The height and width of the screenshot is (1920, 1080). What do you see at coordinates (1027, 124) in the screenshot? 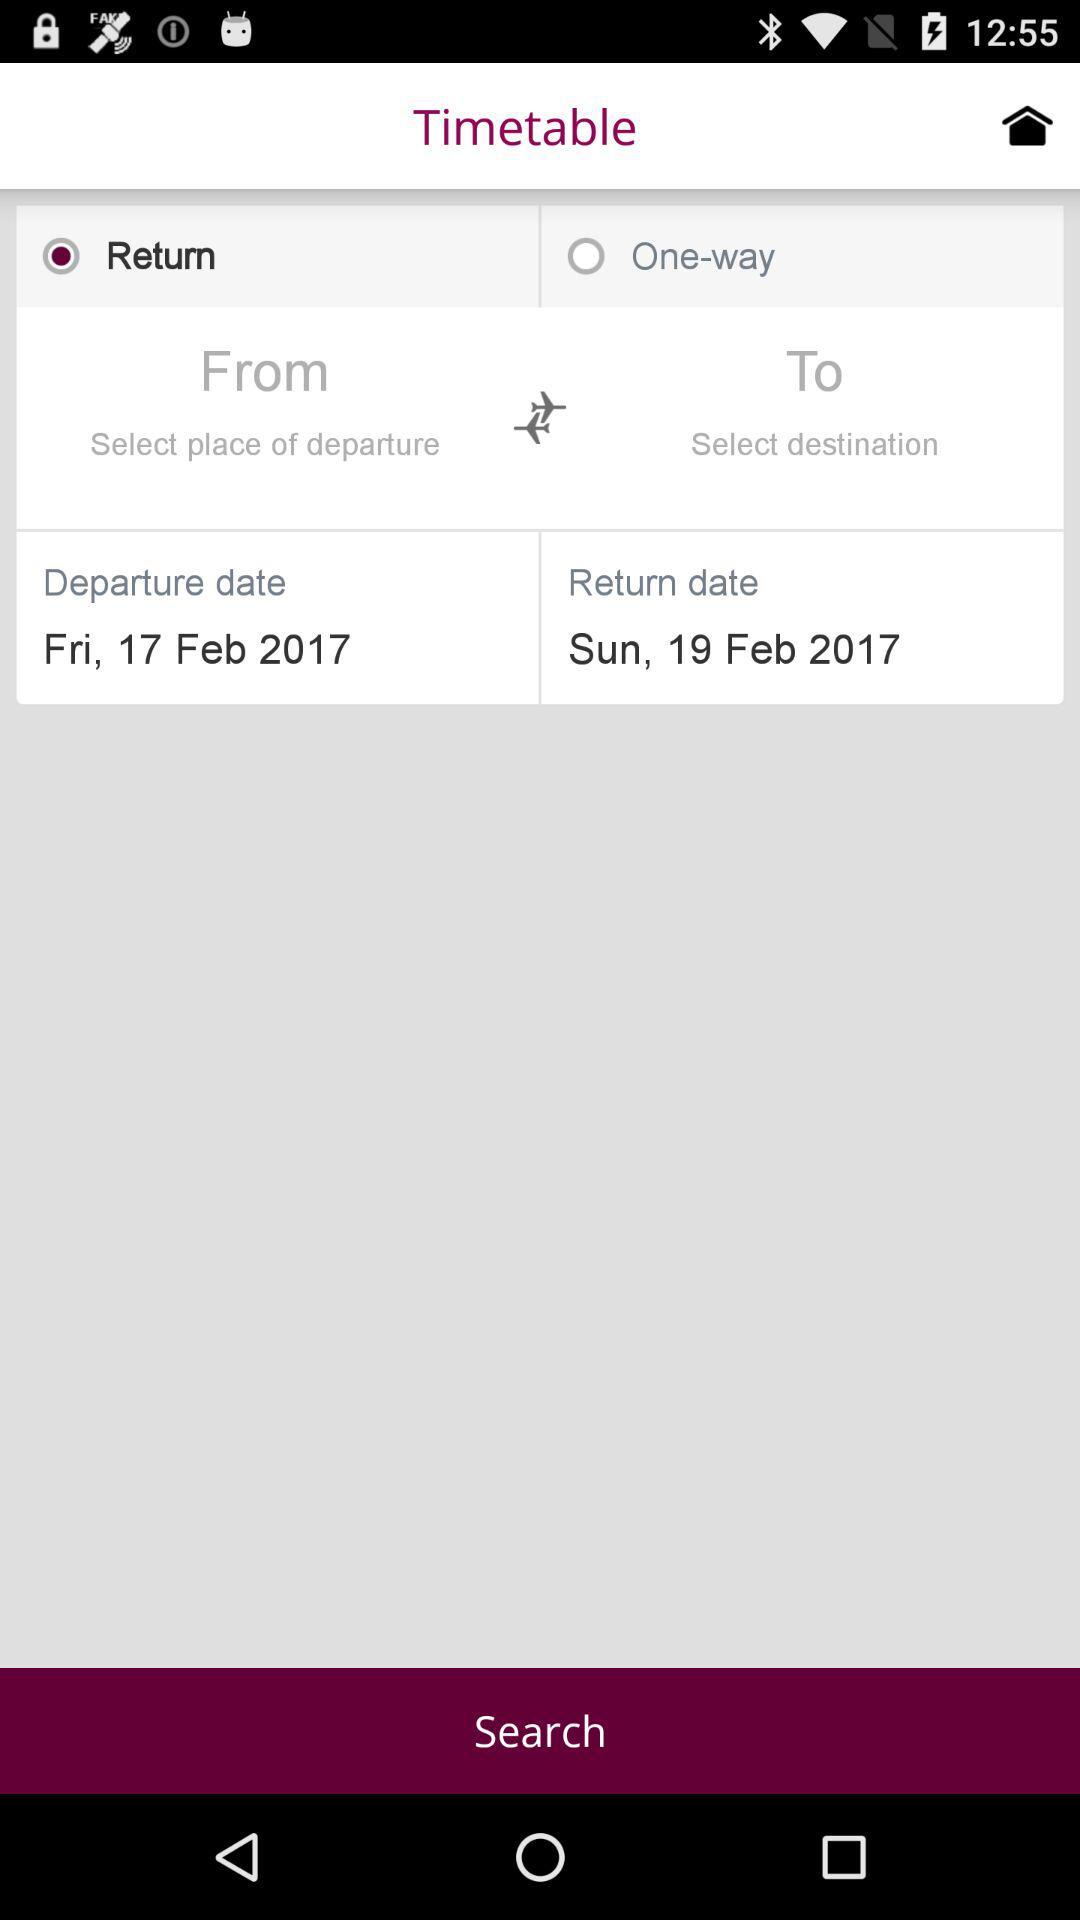
I see `item to the right of timetable icon` at bounding box center [1027, 124].